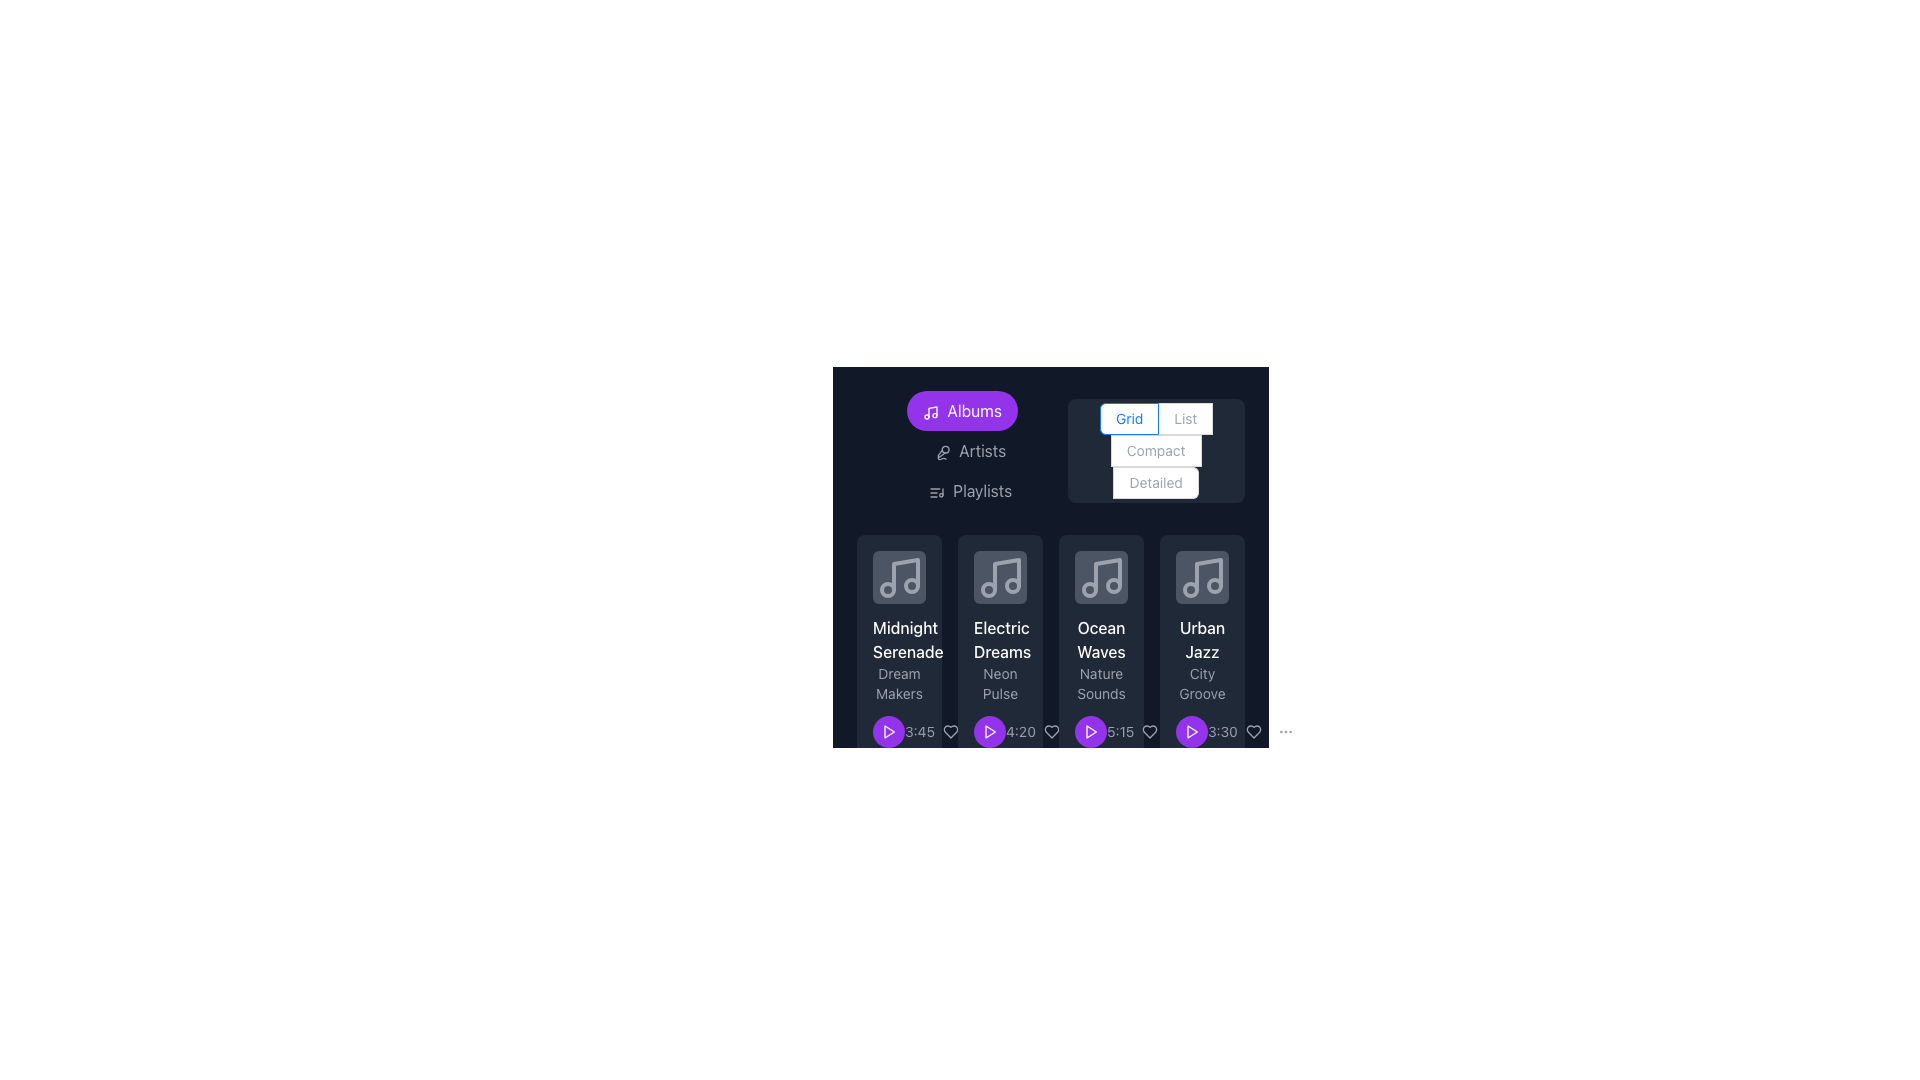  Describe the element at coordinates (970, 490) in the screenshot. I see `the navigation button located in the bottom-right corner of the group of buttons labeled 'Albums' and 'Artists'` at that location.